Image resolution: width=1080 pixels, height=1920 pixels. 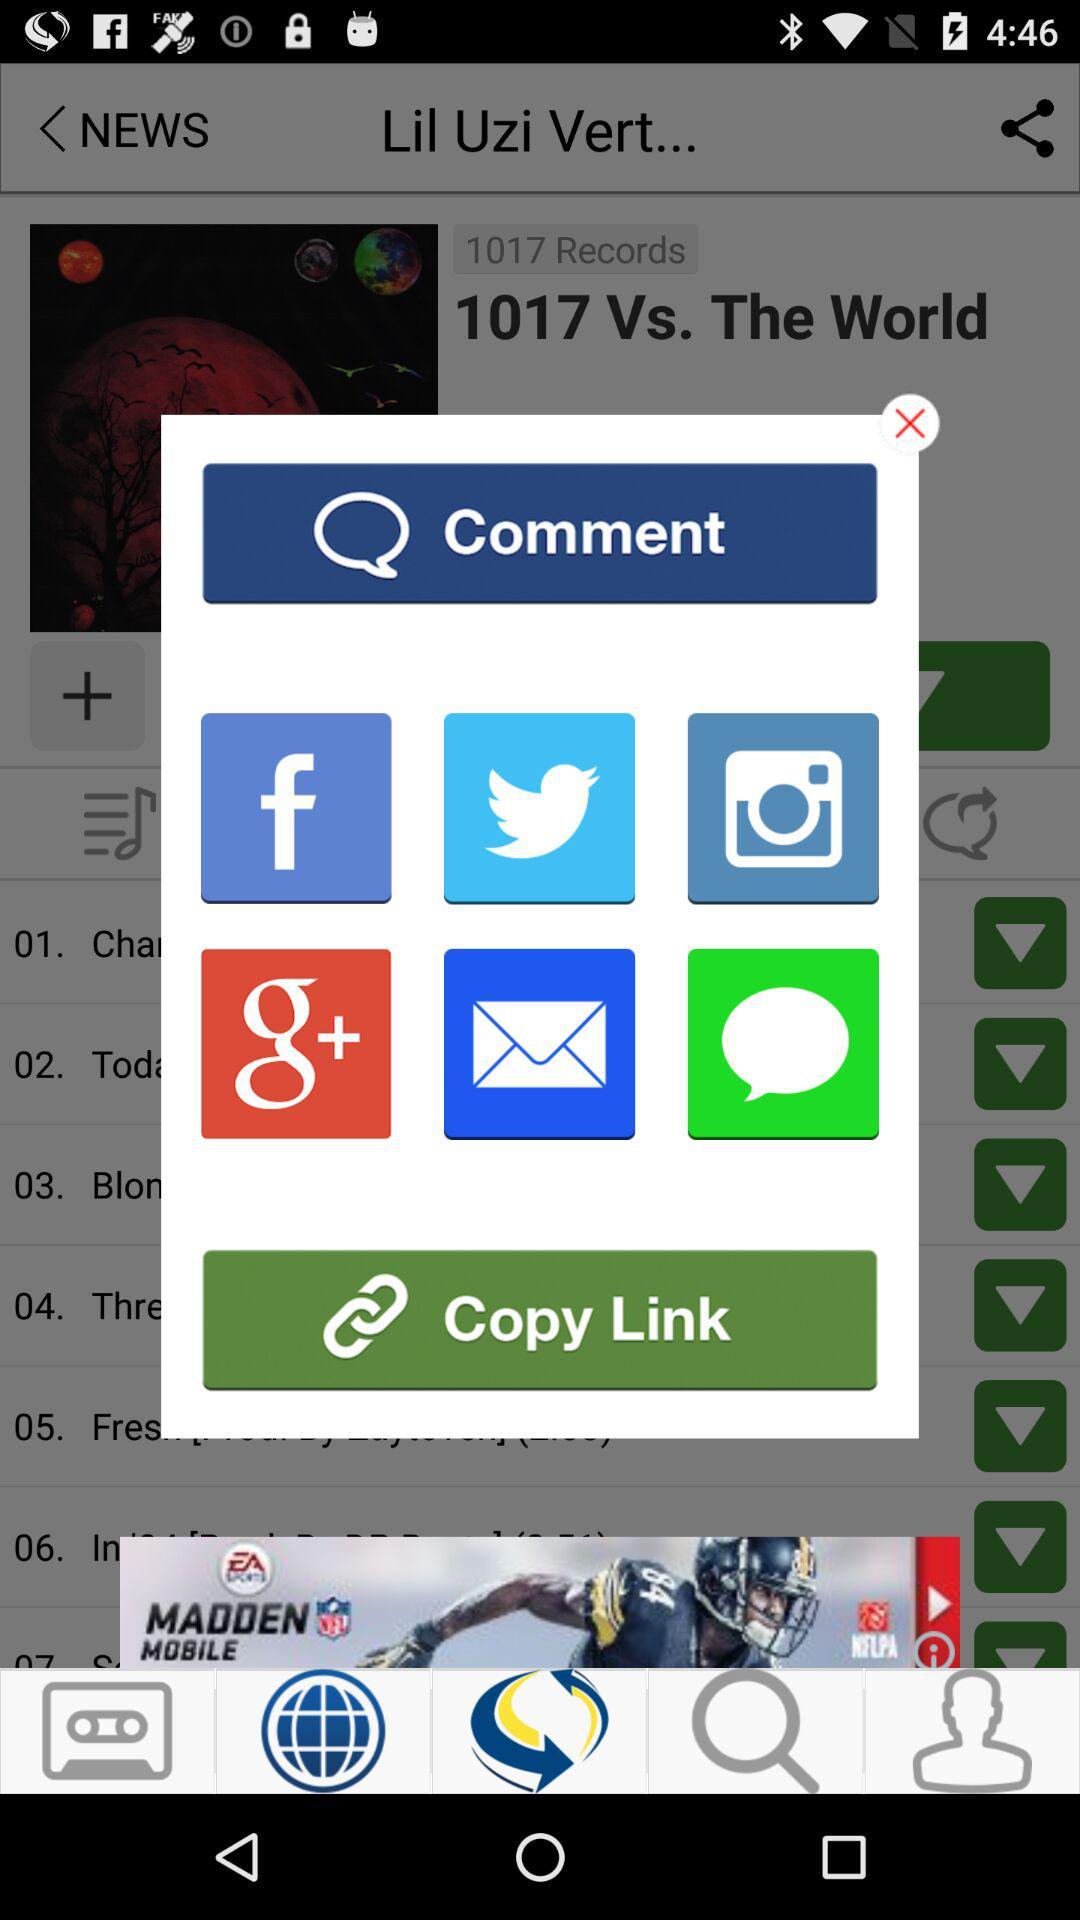 I want to click on twitter page, so click(x=538, y=808).